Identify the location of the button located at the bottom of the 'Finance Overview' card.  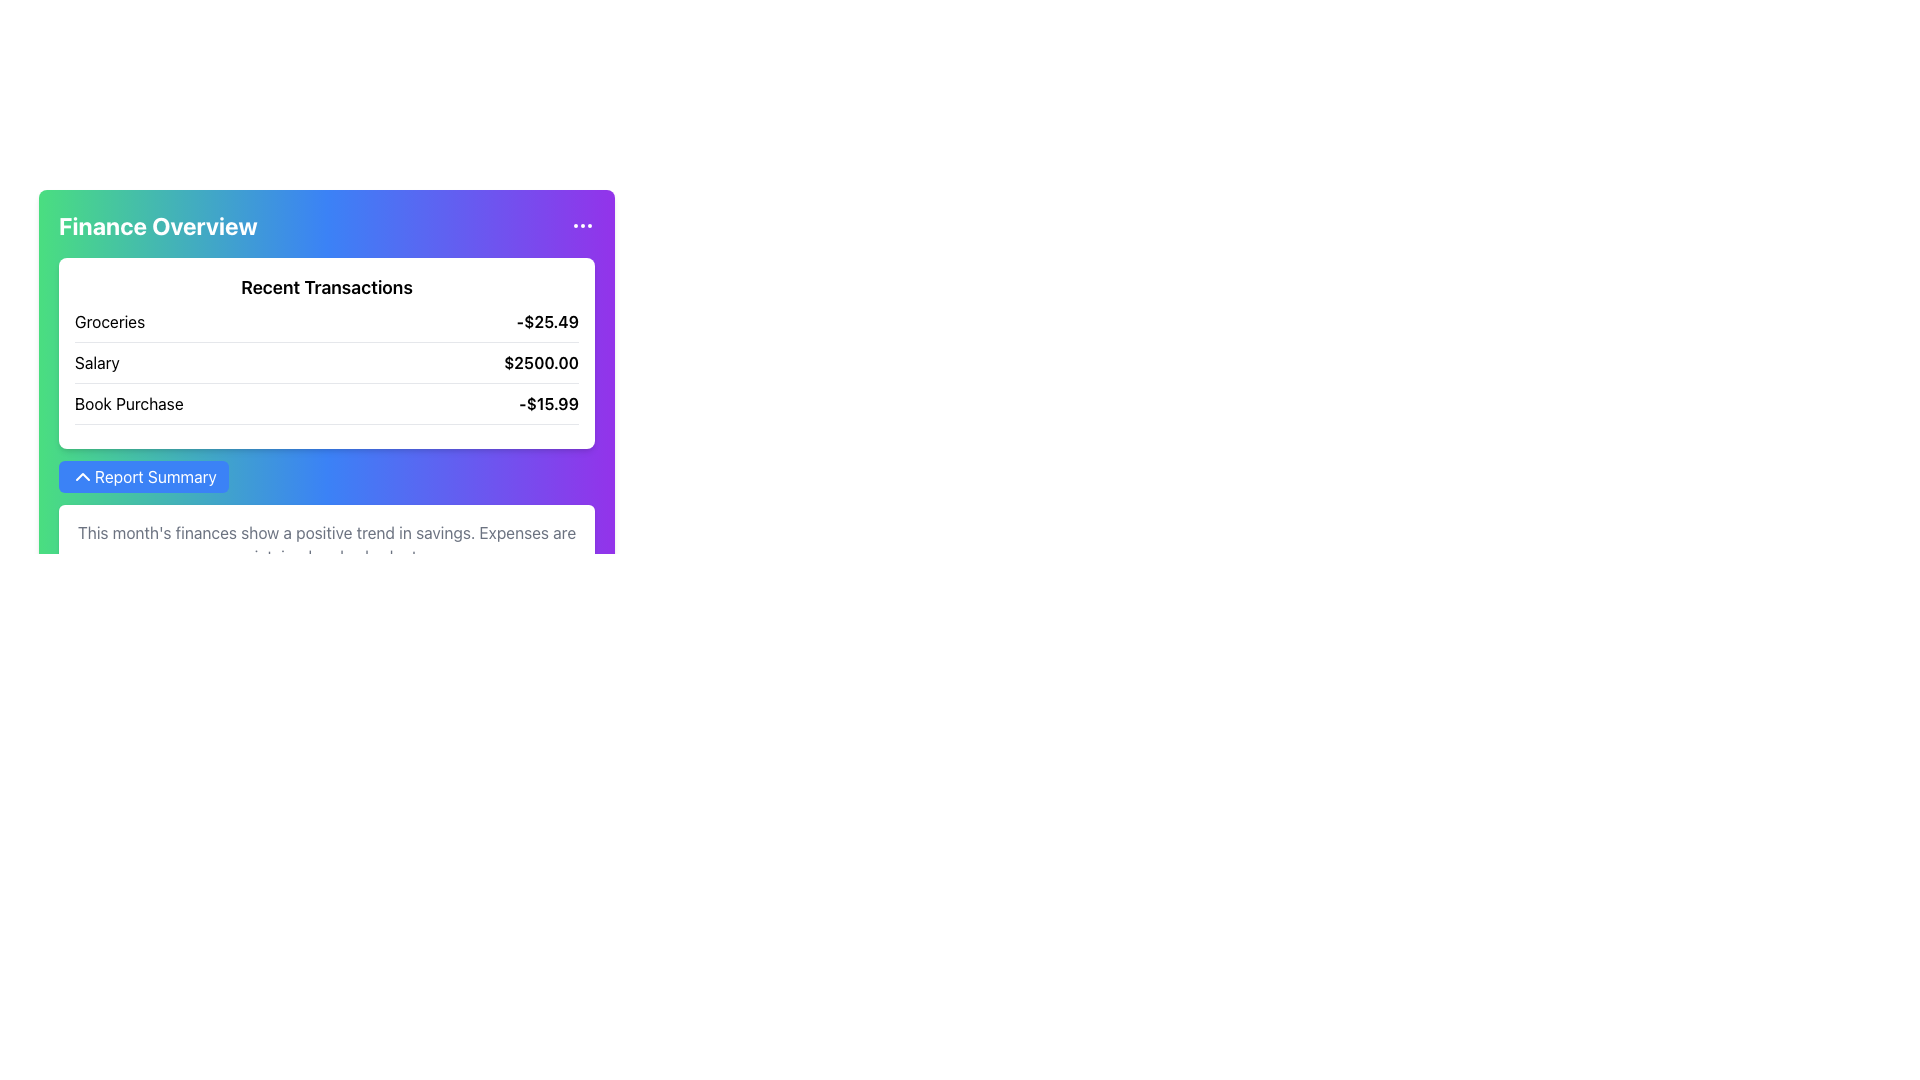
(143, 477).